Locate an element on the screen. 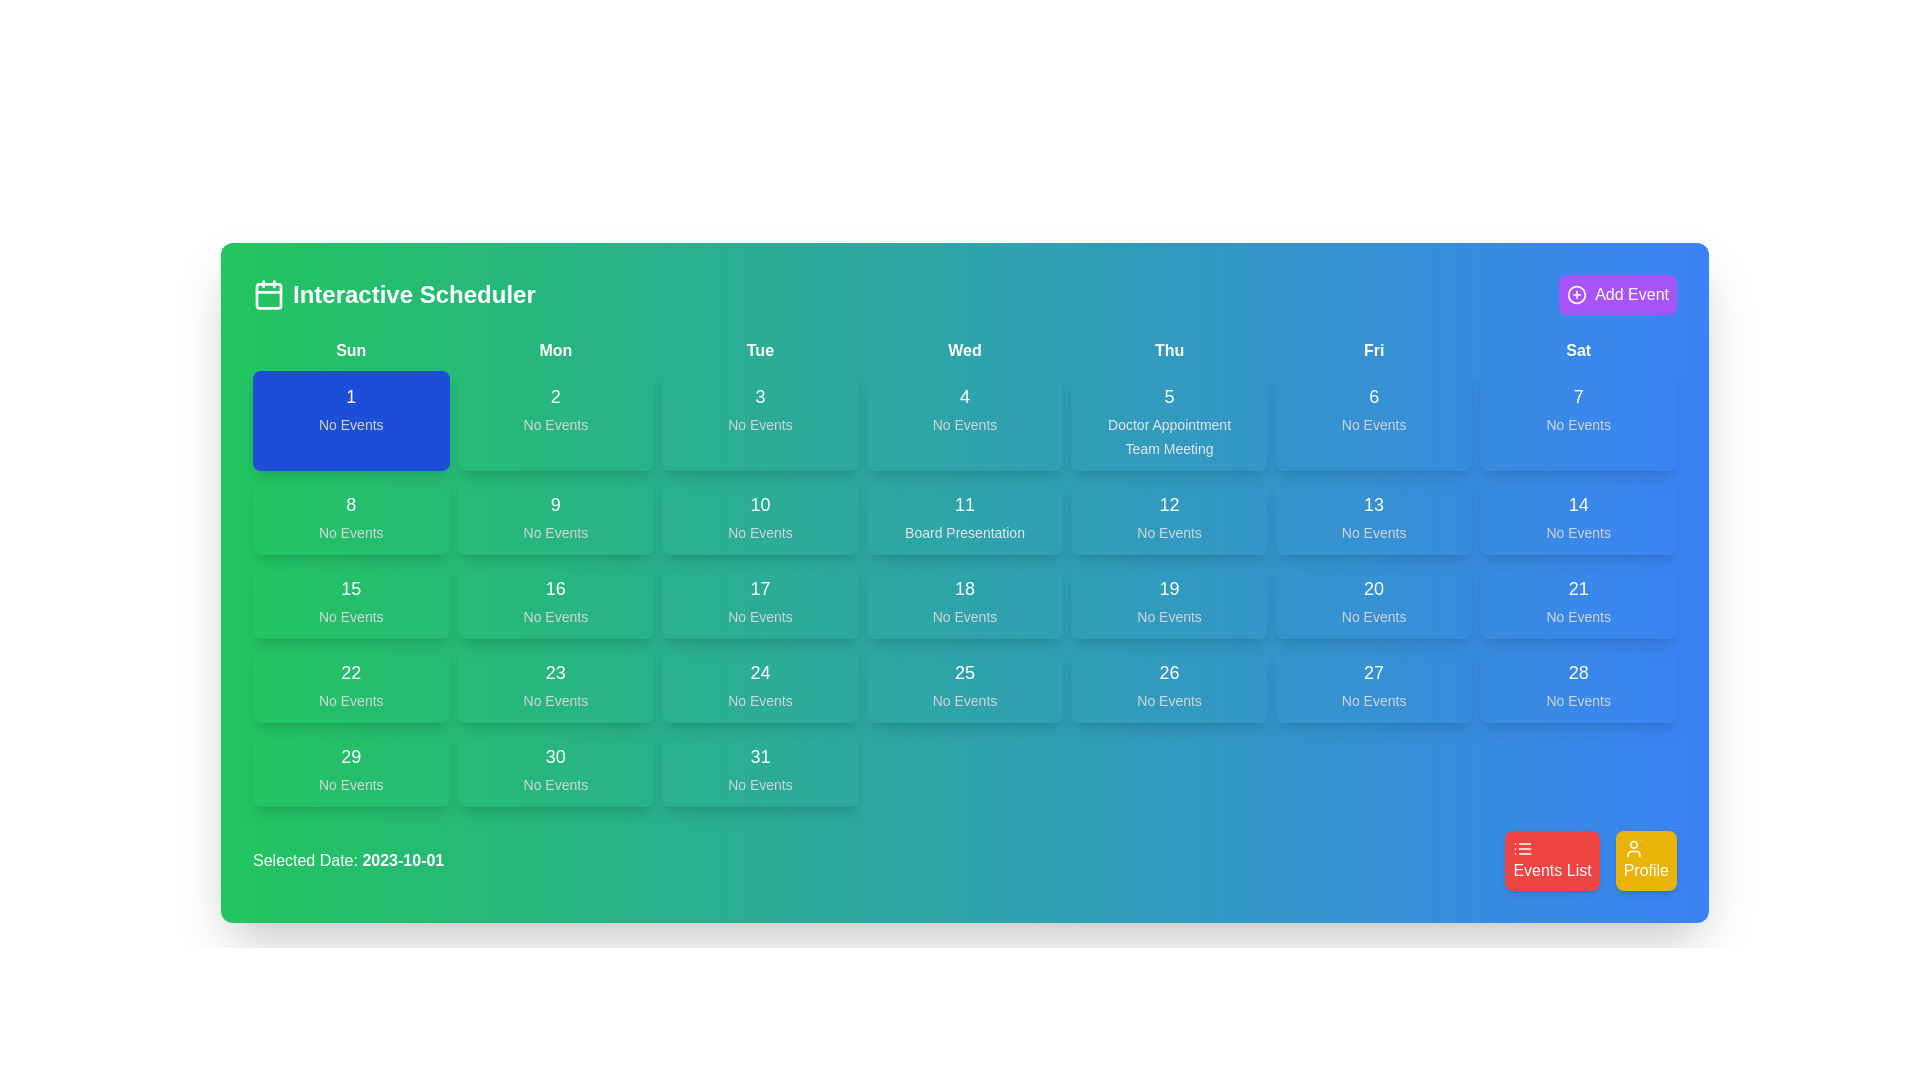  the static text label representing the 28th day in the calendar layout, located in the sixth row and seventh column, near the 'Profile' button is located at coordinates (1577, 672).